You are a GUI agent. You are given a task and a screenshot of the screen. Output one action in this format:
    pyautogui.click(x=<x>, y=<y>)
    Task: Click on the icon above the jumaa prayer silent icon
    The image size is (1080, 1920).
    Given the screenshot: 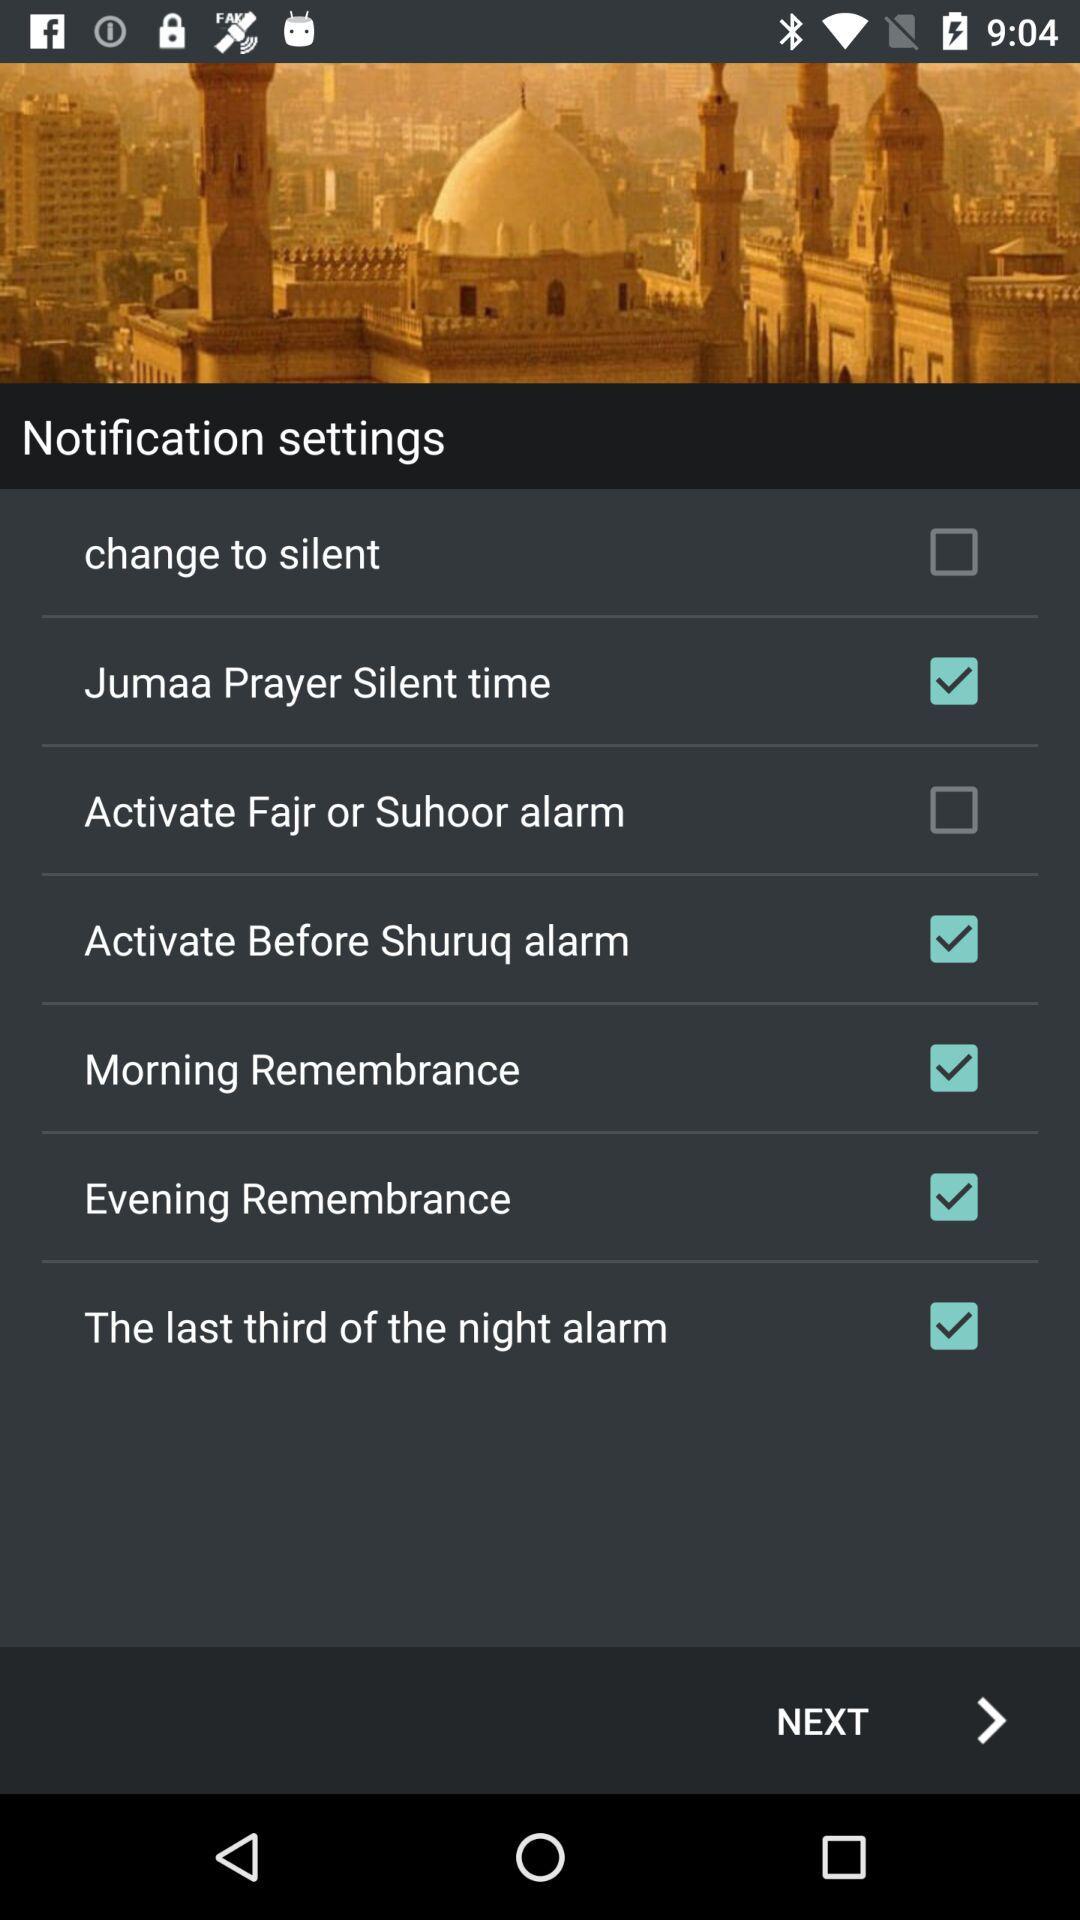 What is the action you would take?
    pyautogui.click(x=540, y=552)
    